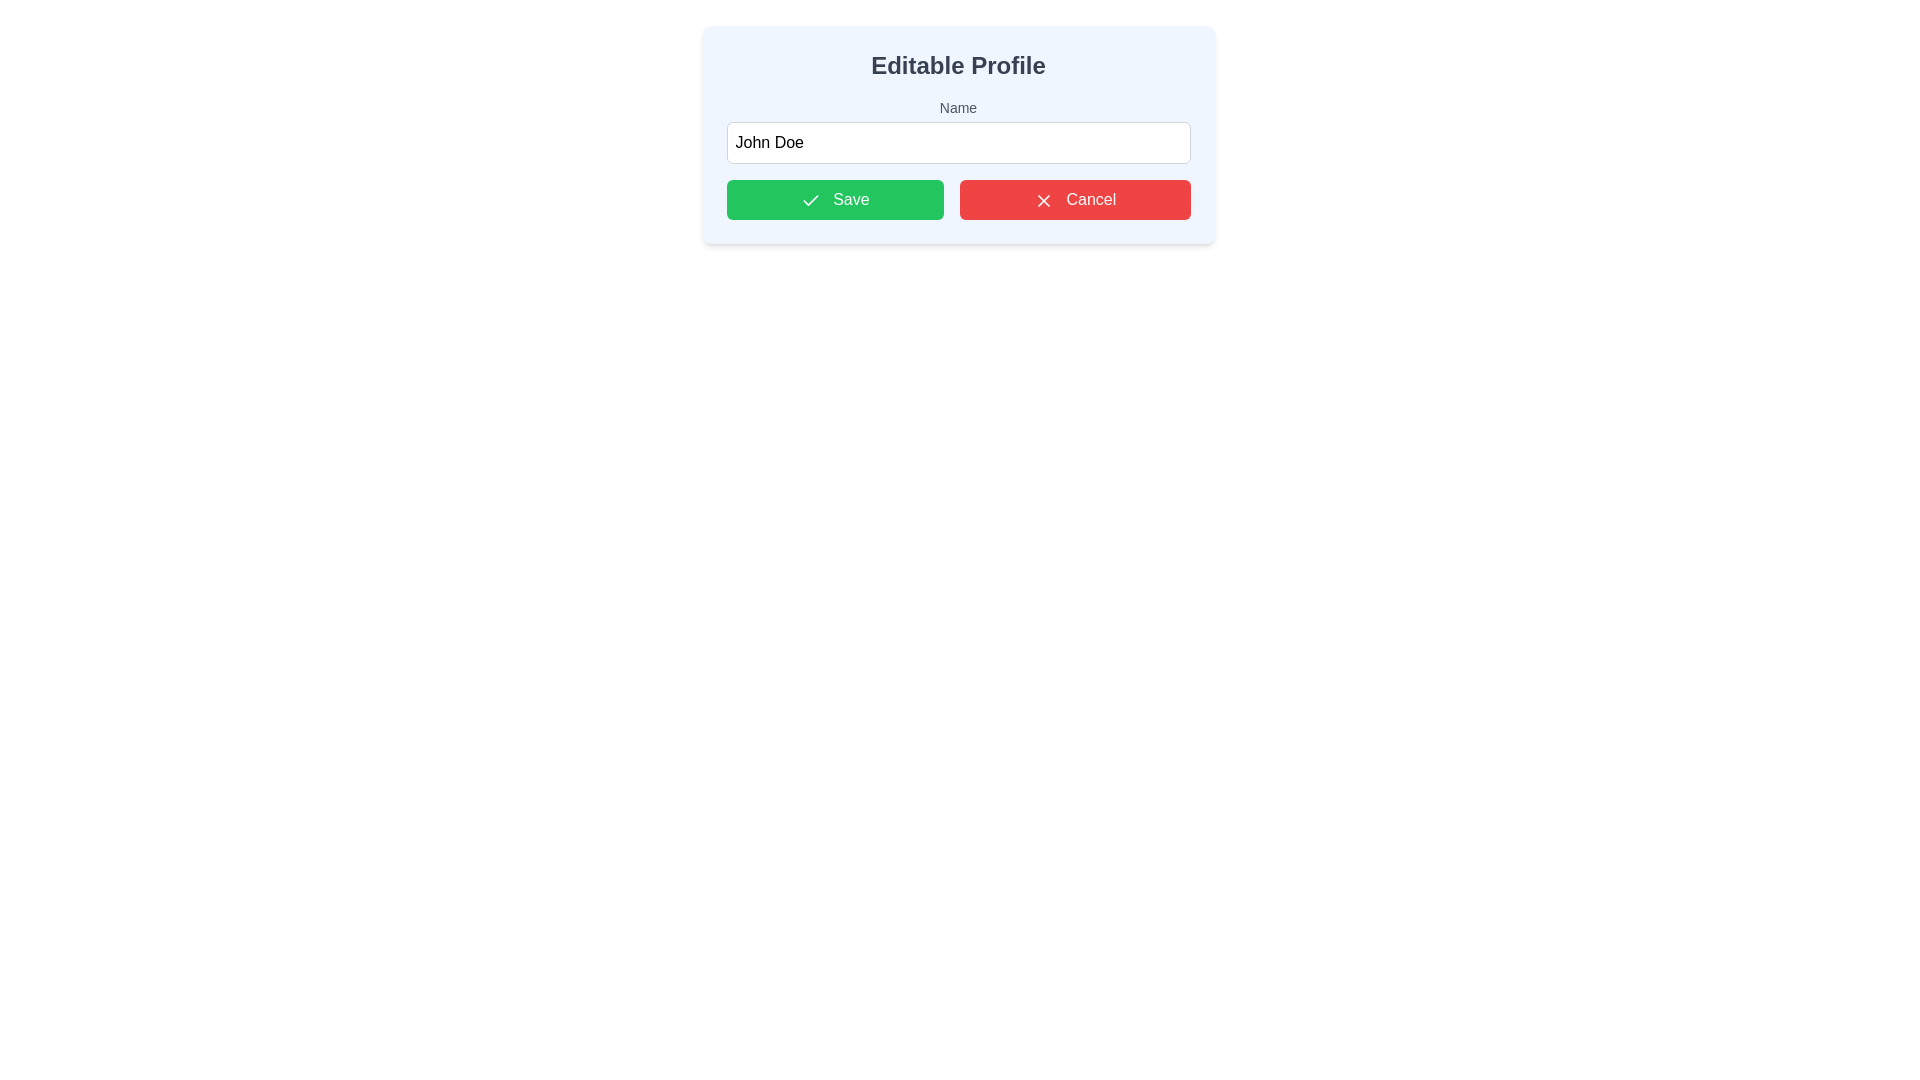 The image size is (1920, 1080). What do you see at coordinates (1043, 200) in the screenshot?
I see `the 'Cancel' button which contains the cross/cancel icon to discard changes or close the form in the 'Editable Profile'` at bounding box center [1043, 200].